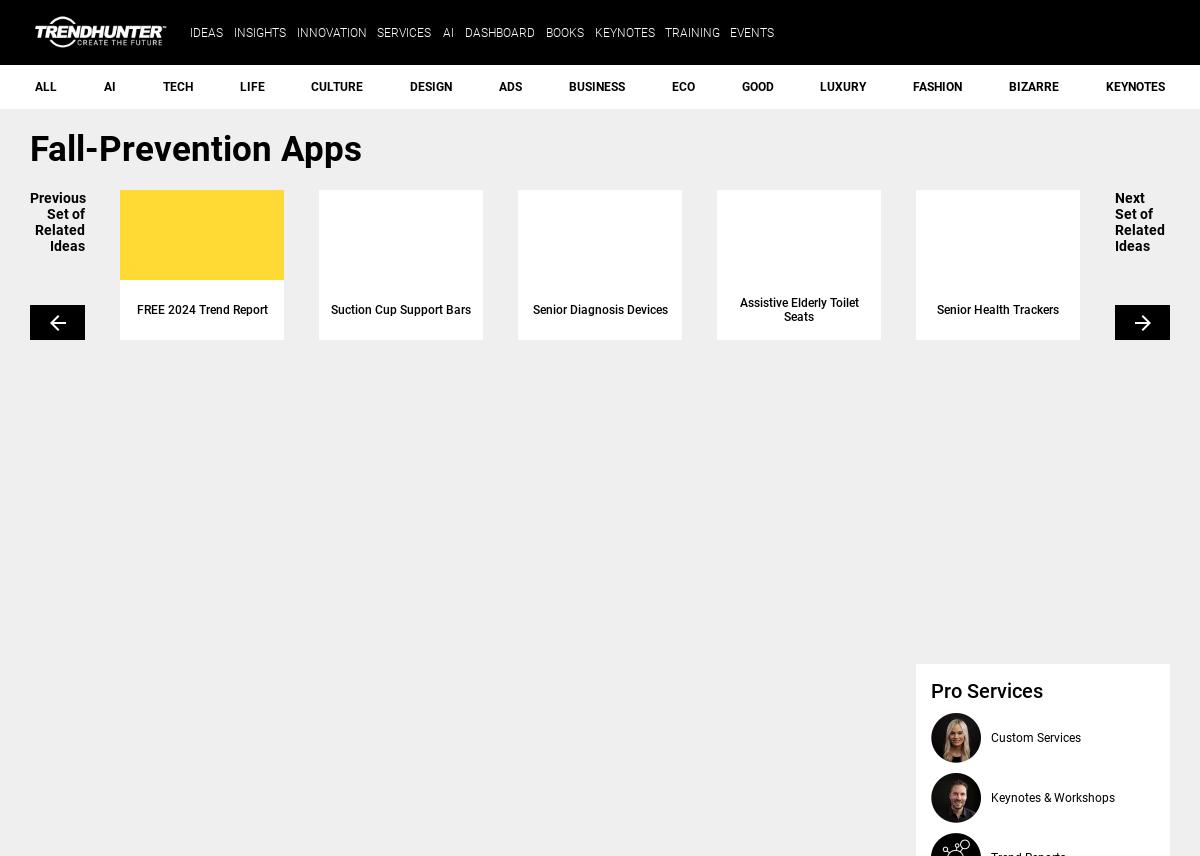  Describe the element at coordinates (1157, 32) in the screenshot. I see `'search'` at that location.